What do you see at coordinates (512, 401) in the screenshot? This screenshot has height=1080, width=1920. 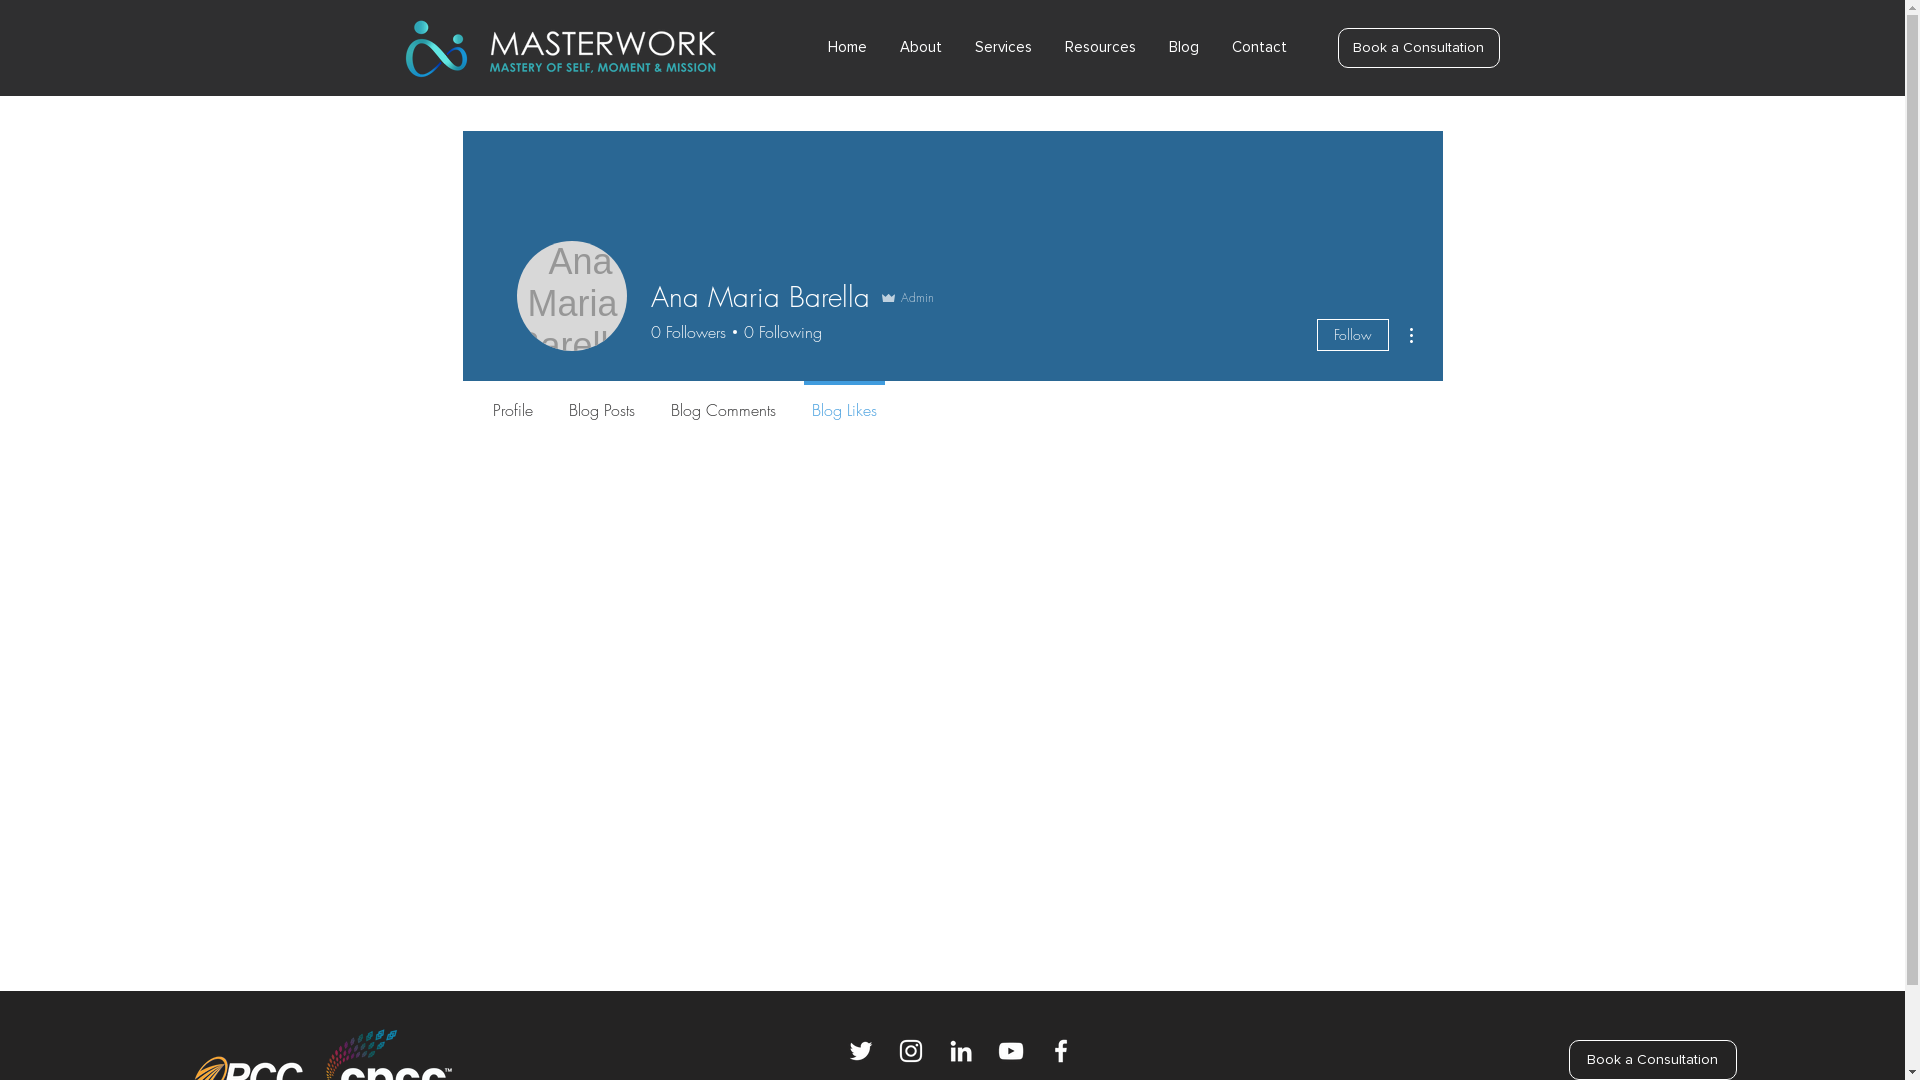 I see `'Profile'` at bounding box center [512, 401].